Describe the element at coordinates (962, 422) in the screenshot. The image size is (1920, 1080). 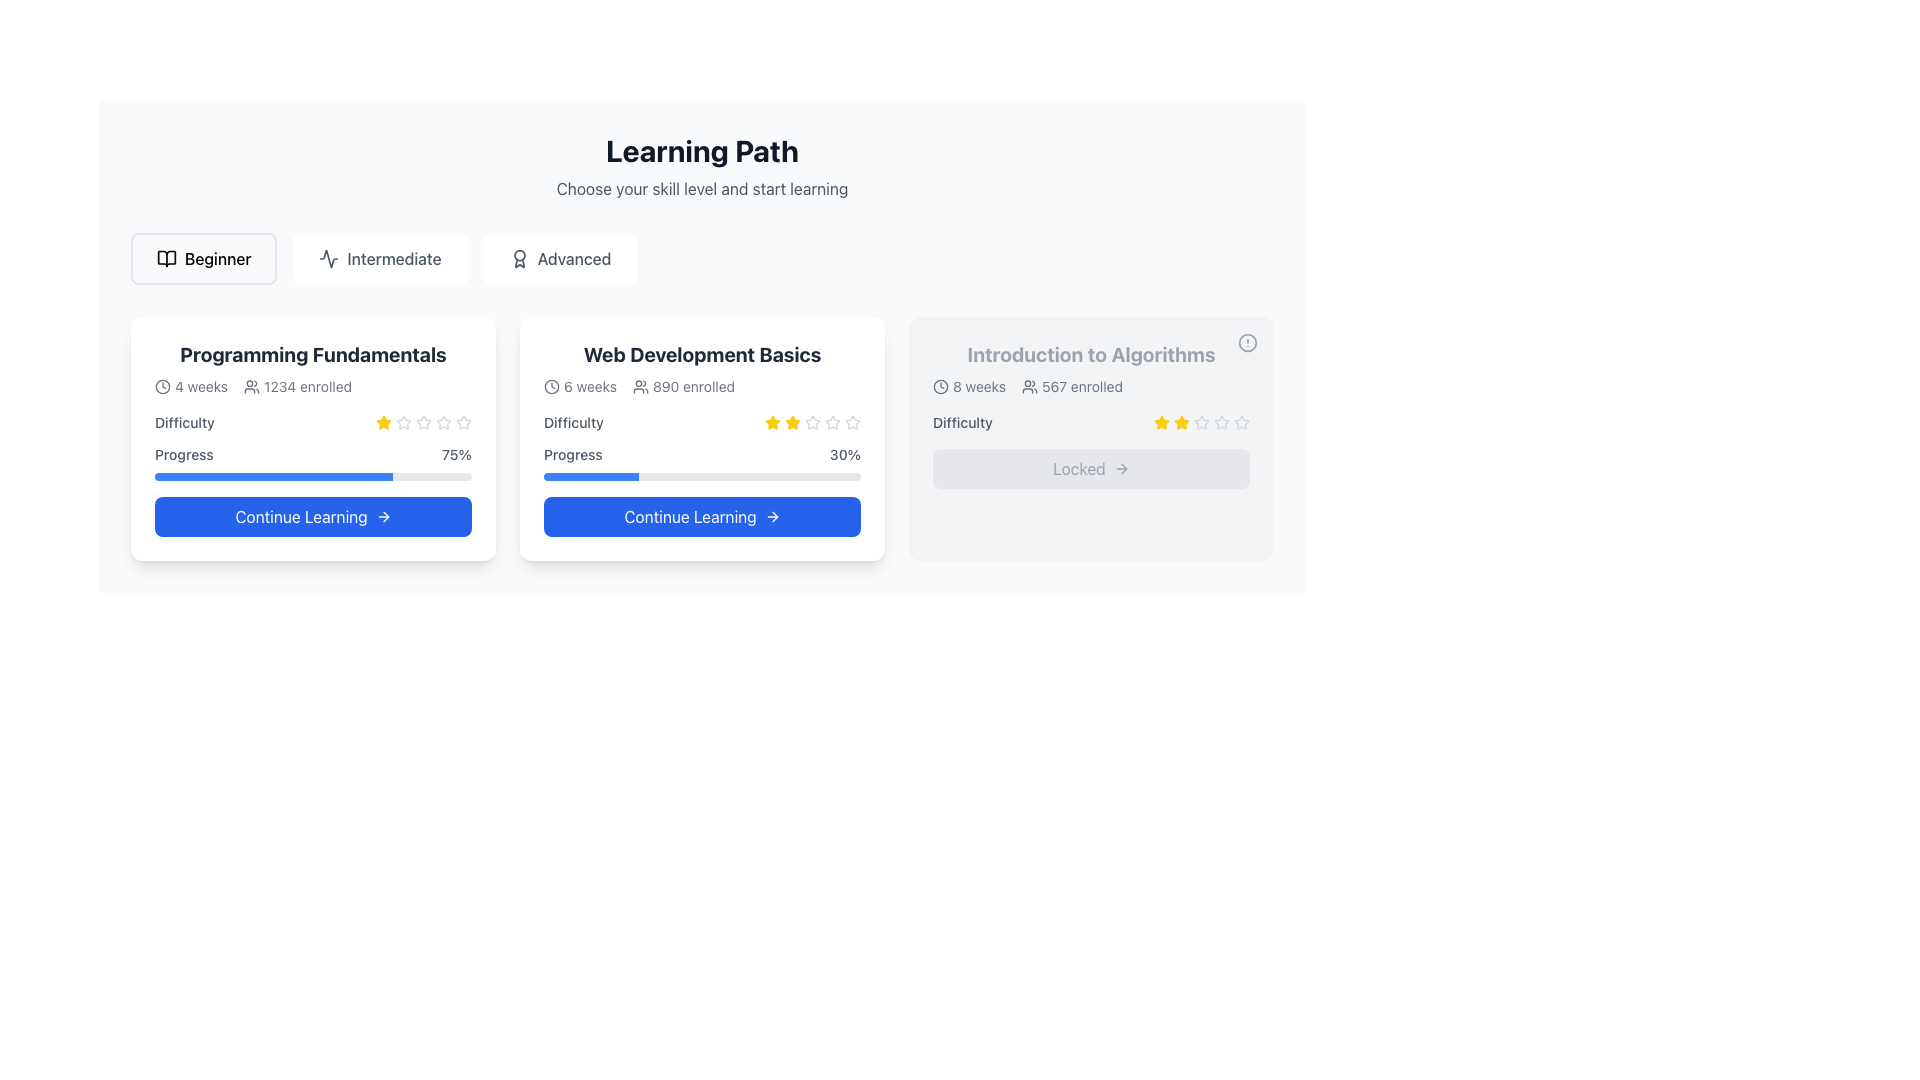
I see `the Static Text Label displaying 'Difficulty', which is located in the rightmost card of the course modules list, under the 'Introduction to Algorithms' course title` at that location.